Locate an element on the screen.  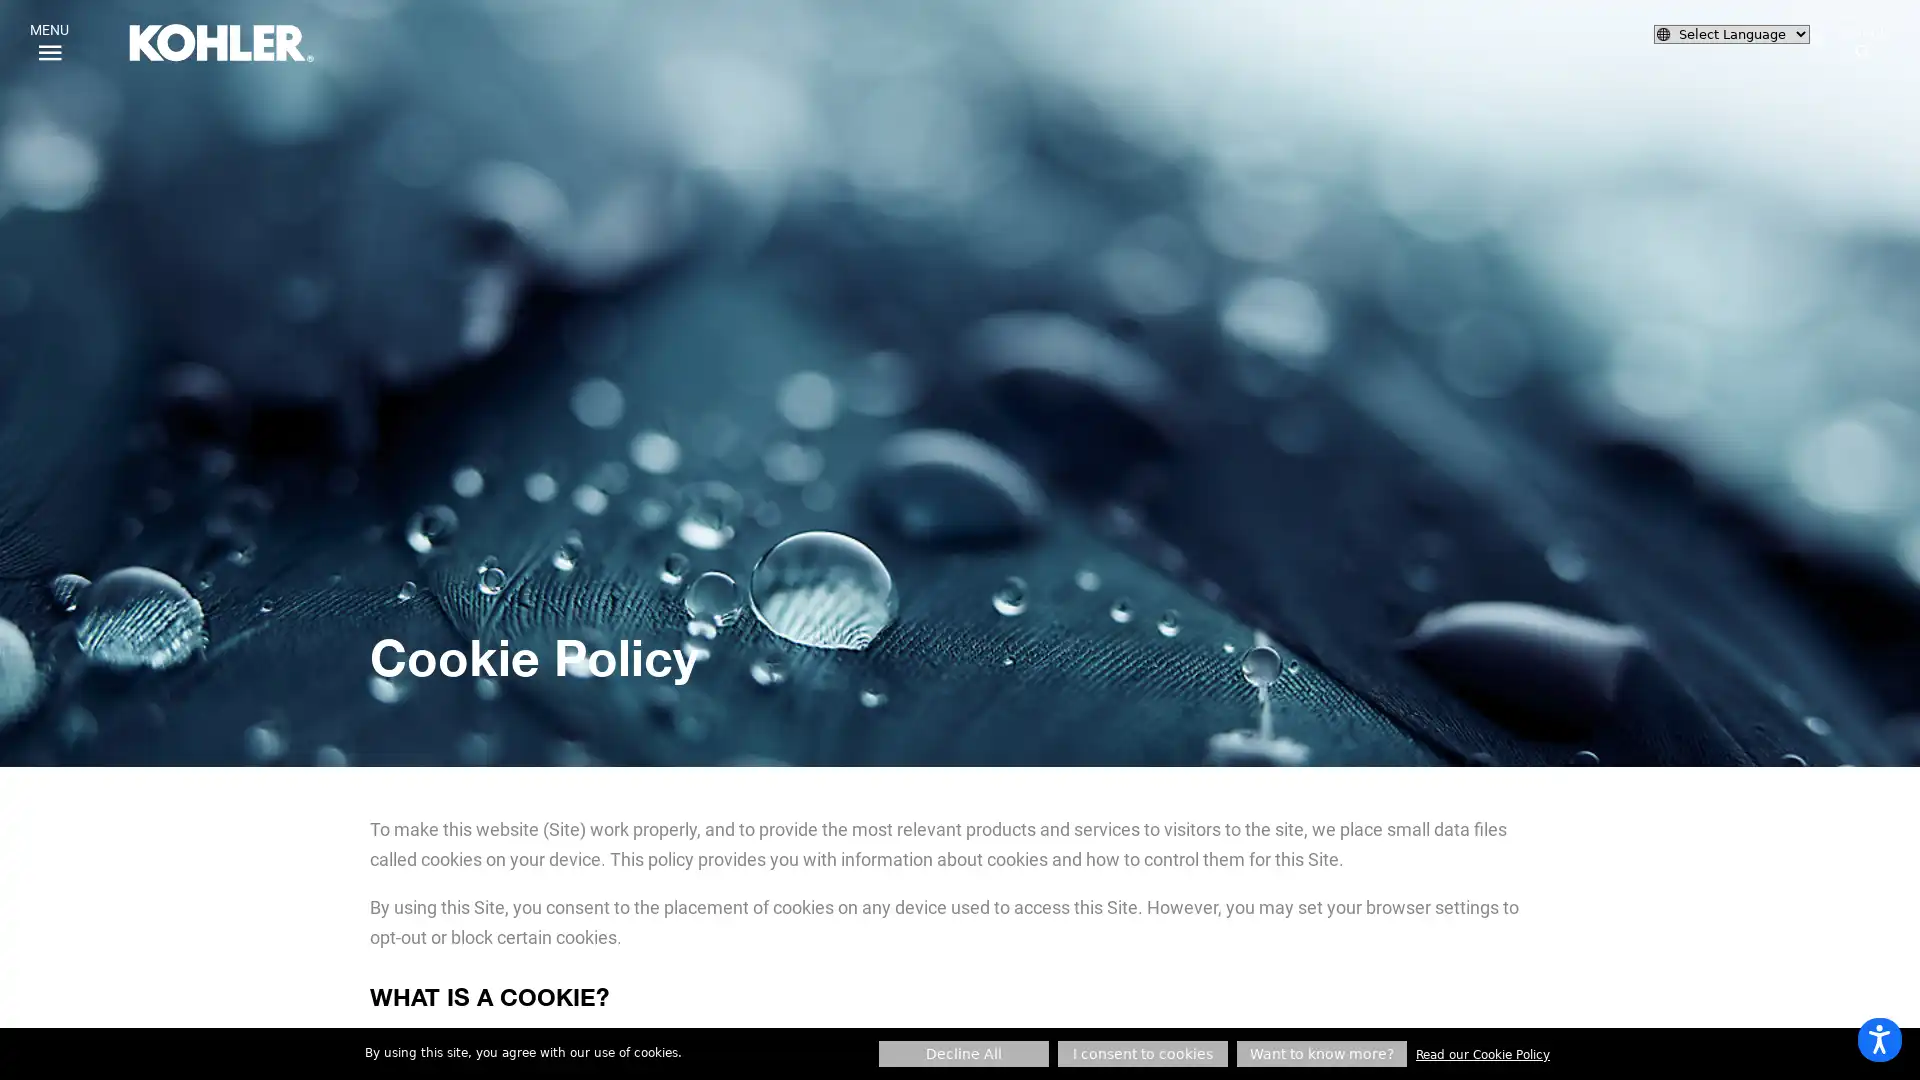
I consent to cookies is located at coordinates (1142, 1052).